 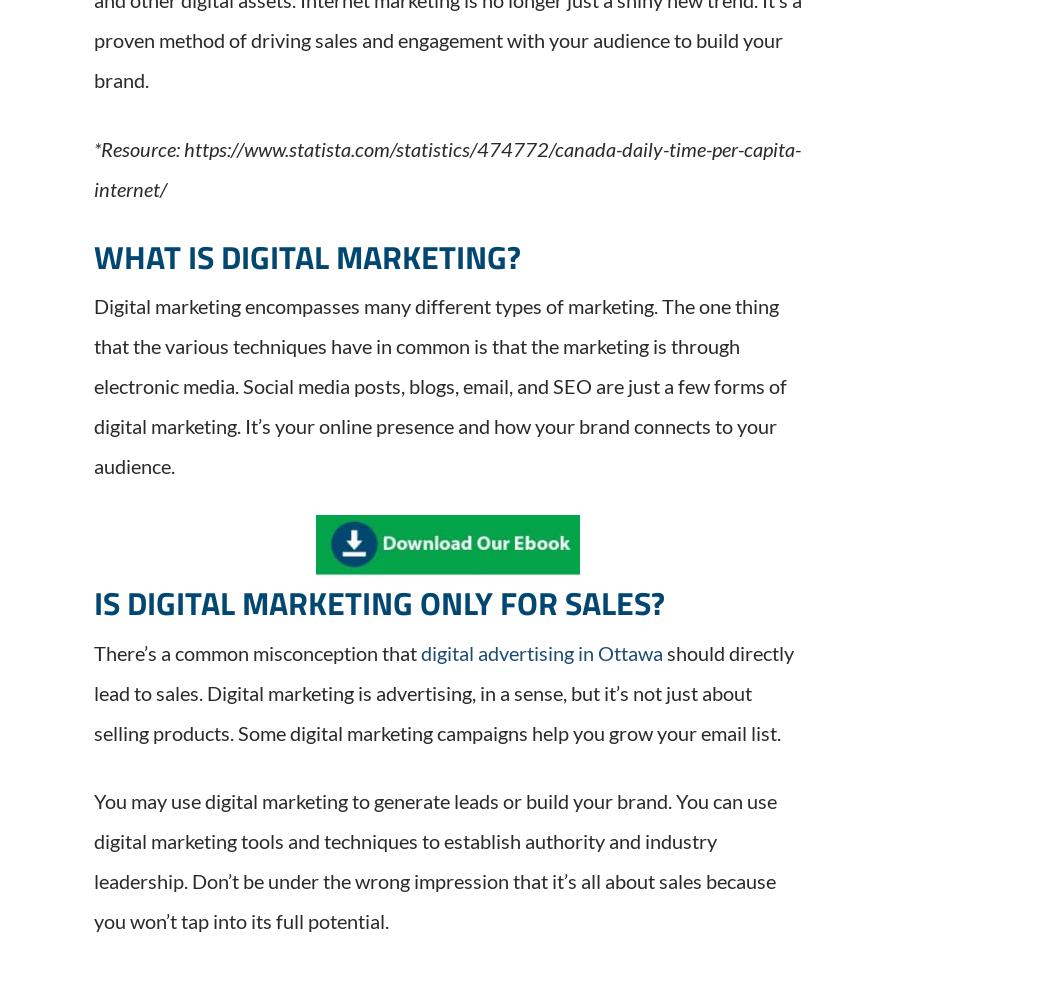 What do you see at coordinates (556, 755) in the screenshot?
I see `'Our Experts'` at bounding box center [556, 755].